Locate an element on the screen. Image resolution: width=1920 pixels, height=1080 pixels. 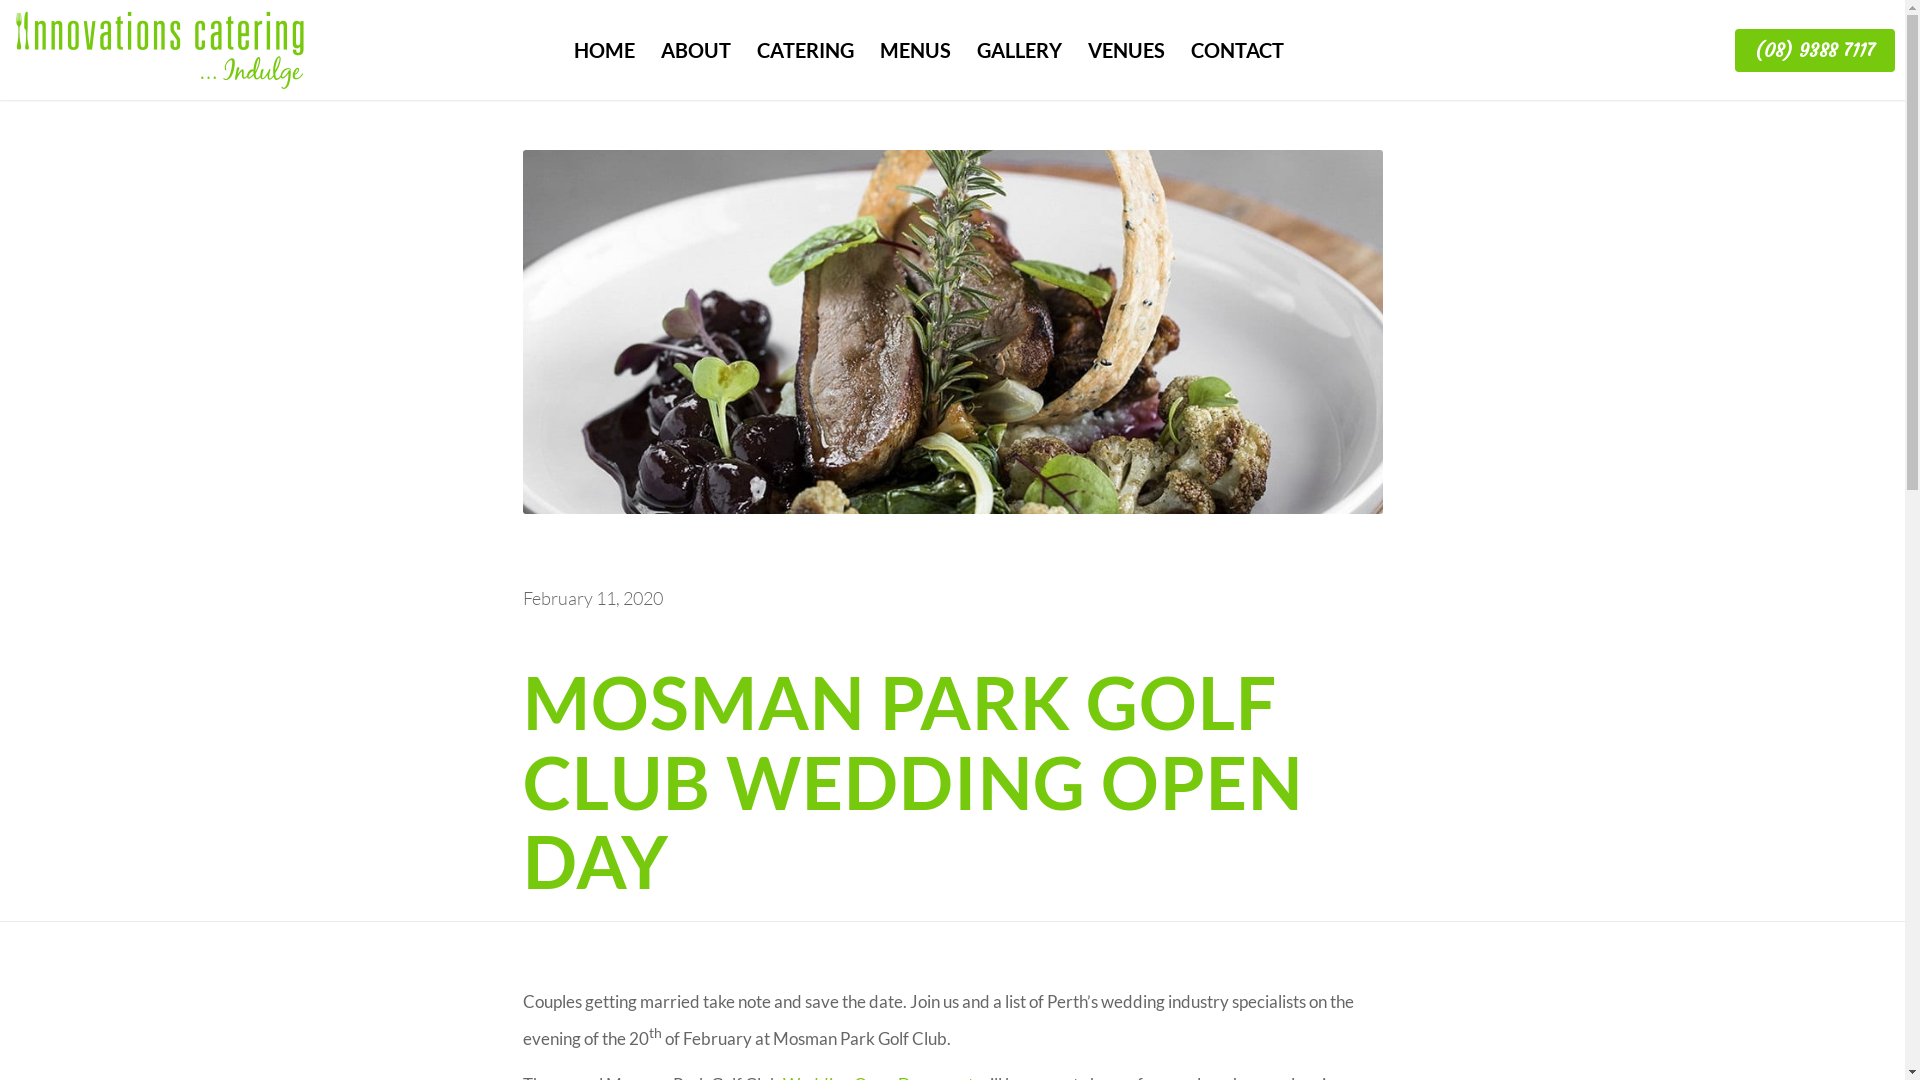
'CONTACT' is located at coordinates (1177, 59).